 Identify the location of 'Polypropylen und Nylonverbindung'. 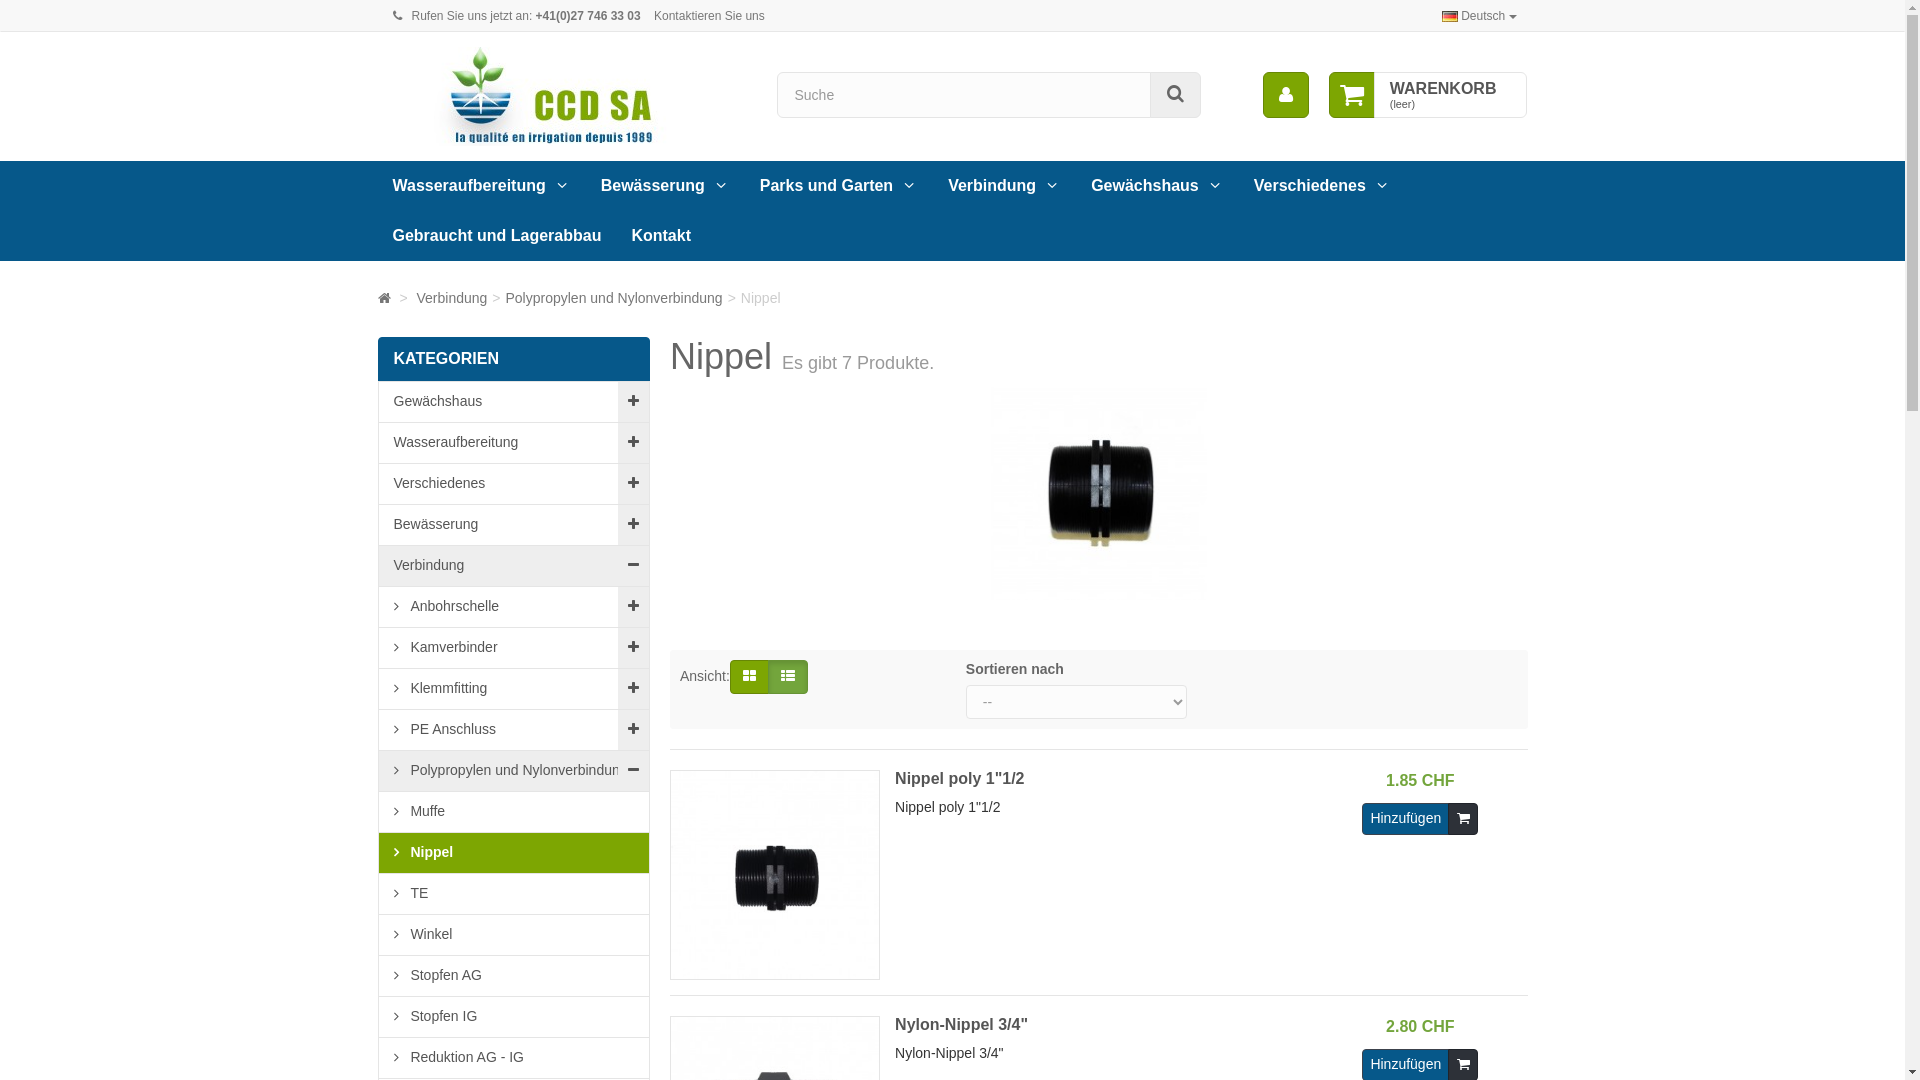
(513, 769).